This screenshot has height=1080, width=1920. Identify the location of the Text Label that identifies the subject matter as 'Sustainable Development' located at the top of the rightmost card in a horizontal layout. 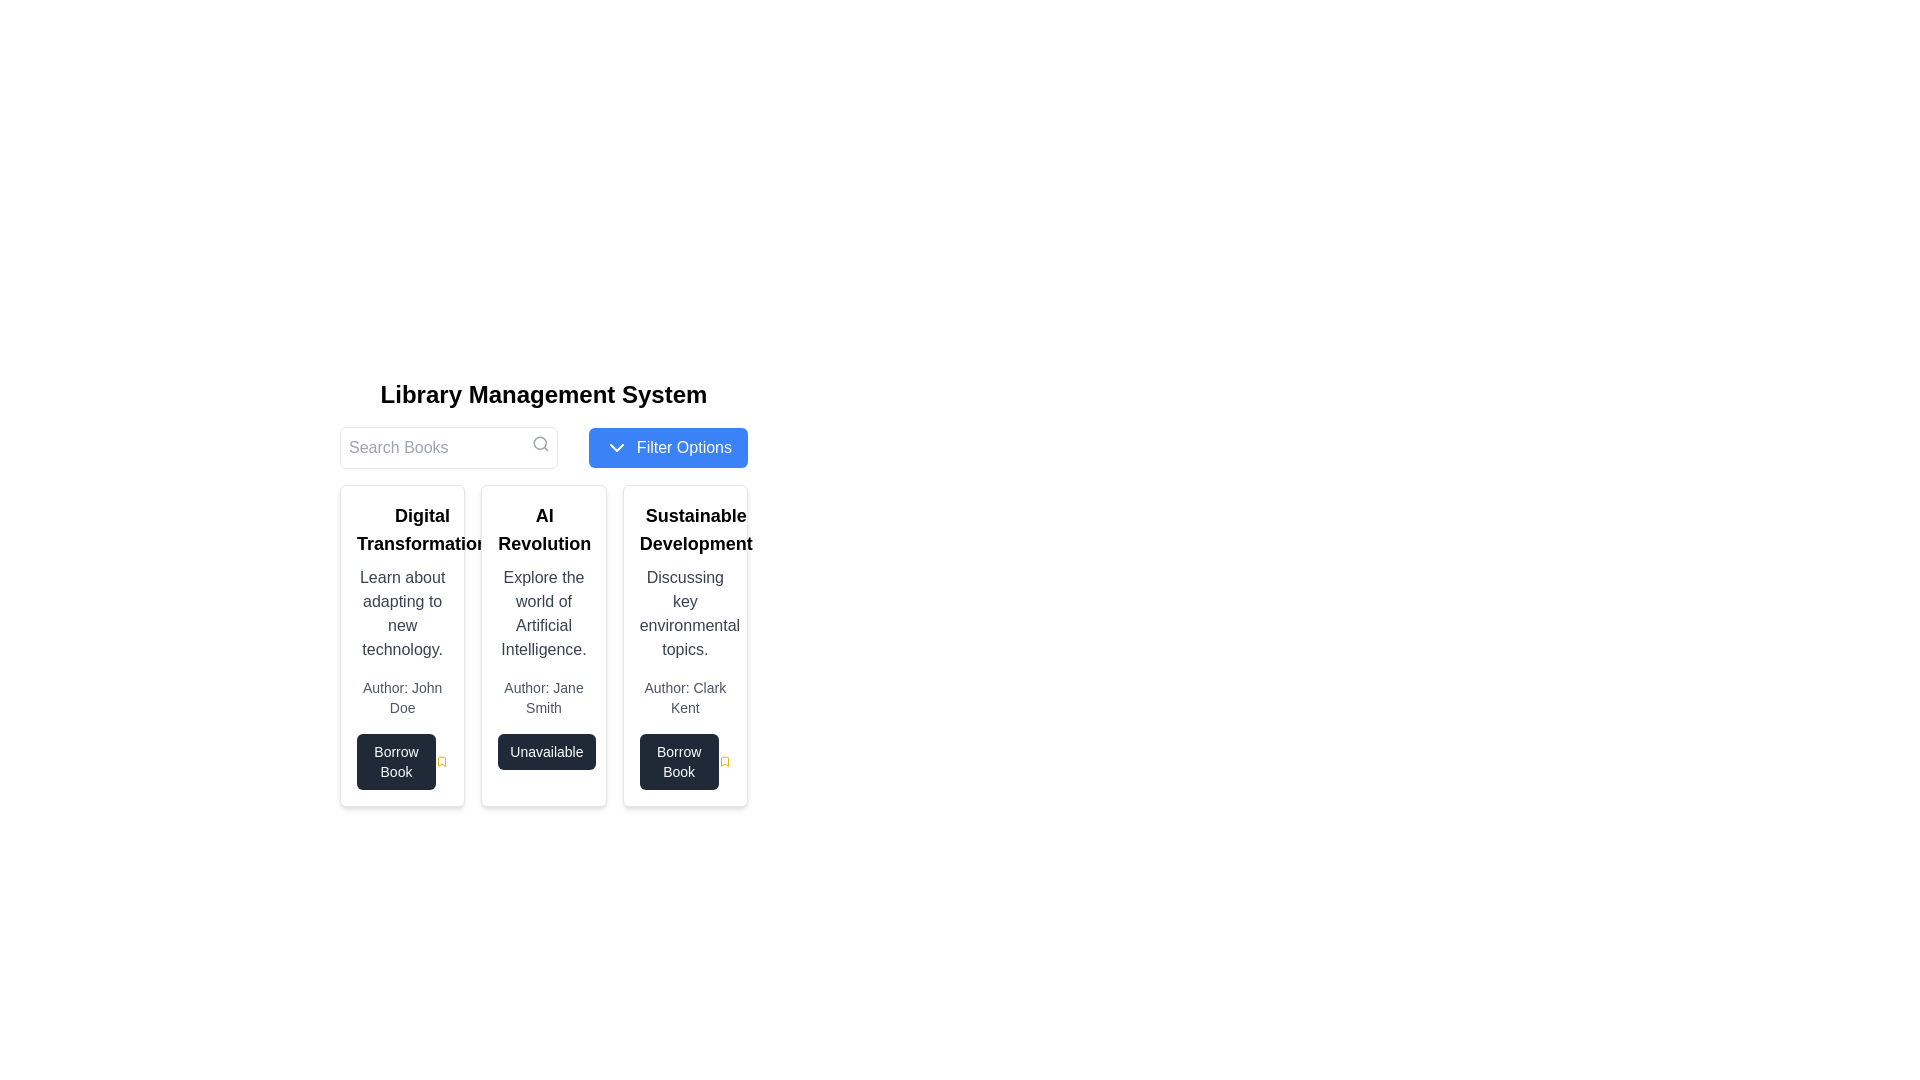
(696, 528).